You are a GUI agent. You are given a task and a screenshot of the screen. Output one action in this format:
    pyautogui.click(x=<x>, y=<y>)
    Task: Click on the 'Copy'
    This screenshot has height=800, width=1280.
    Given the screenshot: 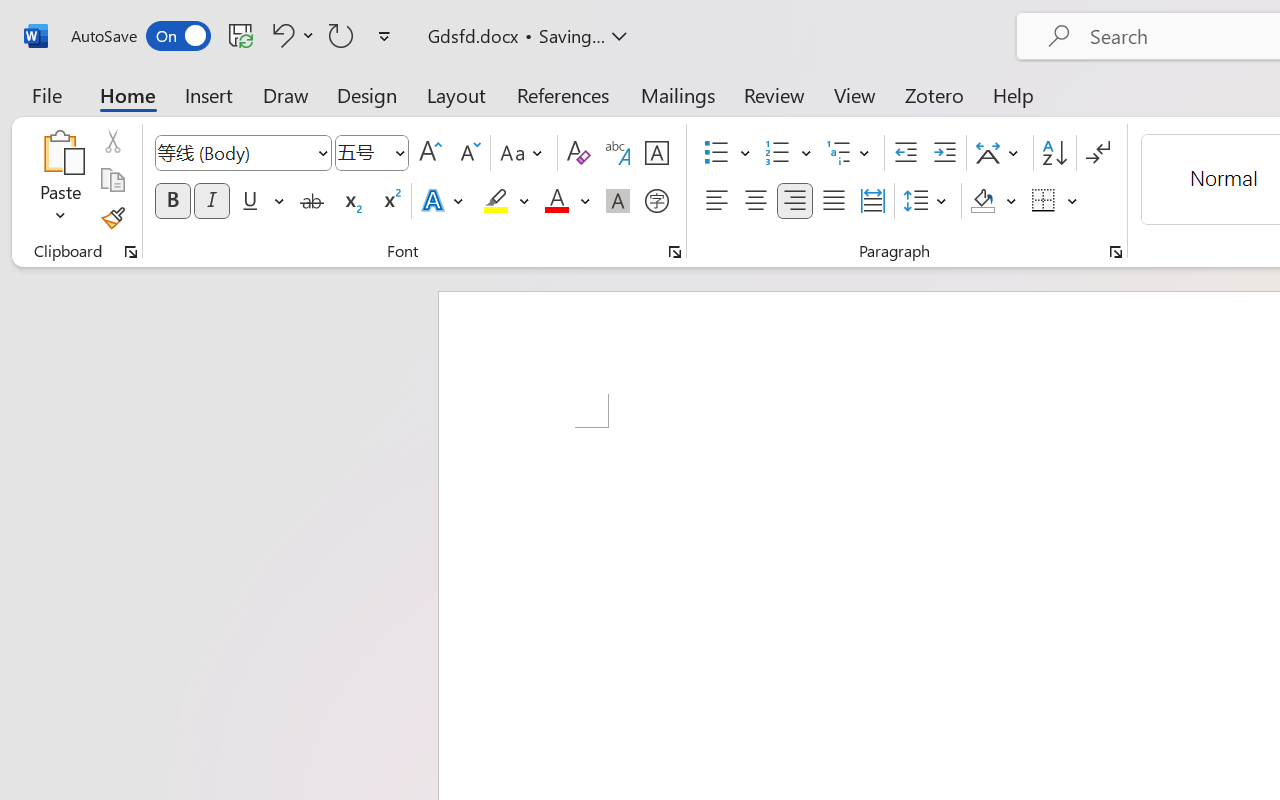 What is the action you would take?
    pyautogui.click(x=111, y=179)
    